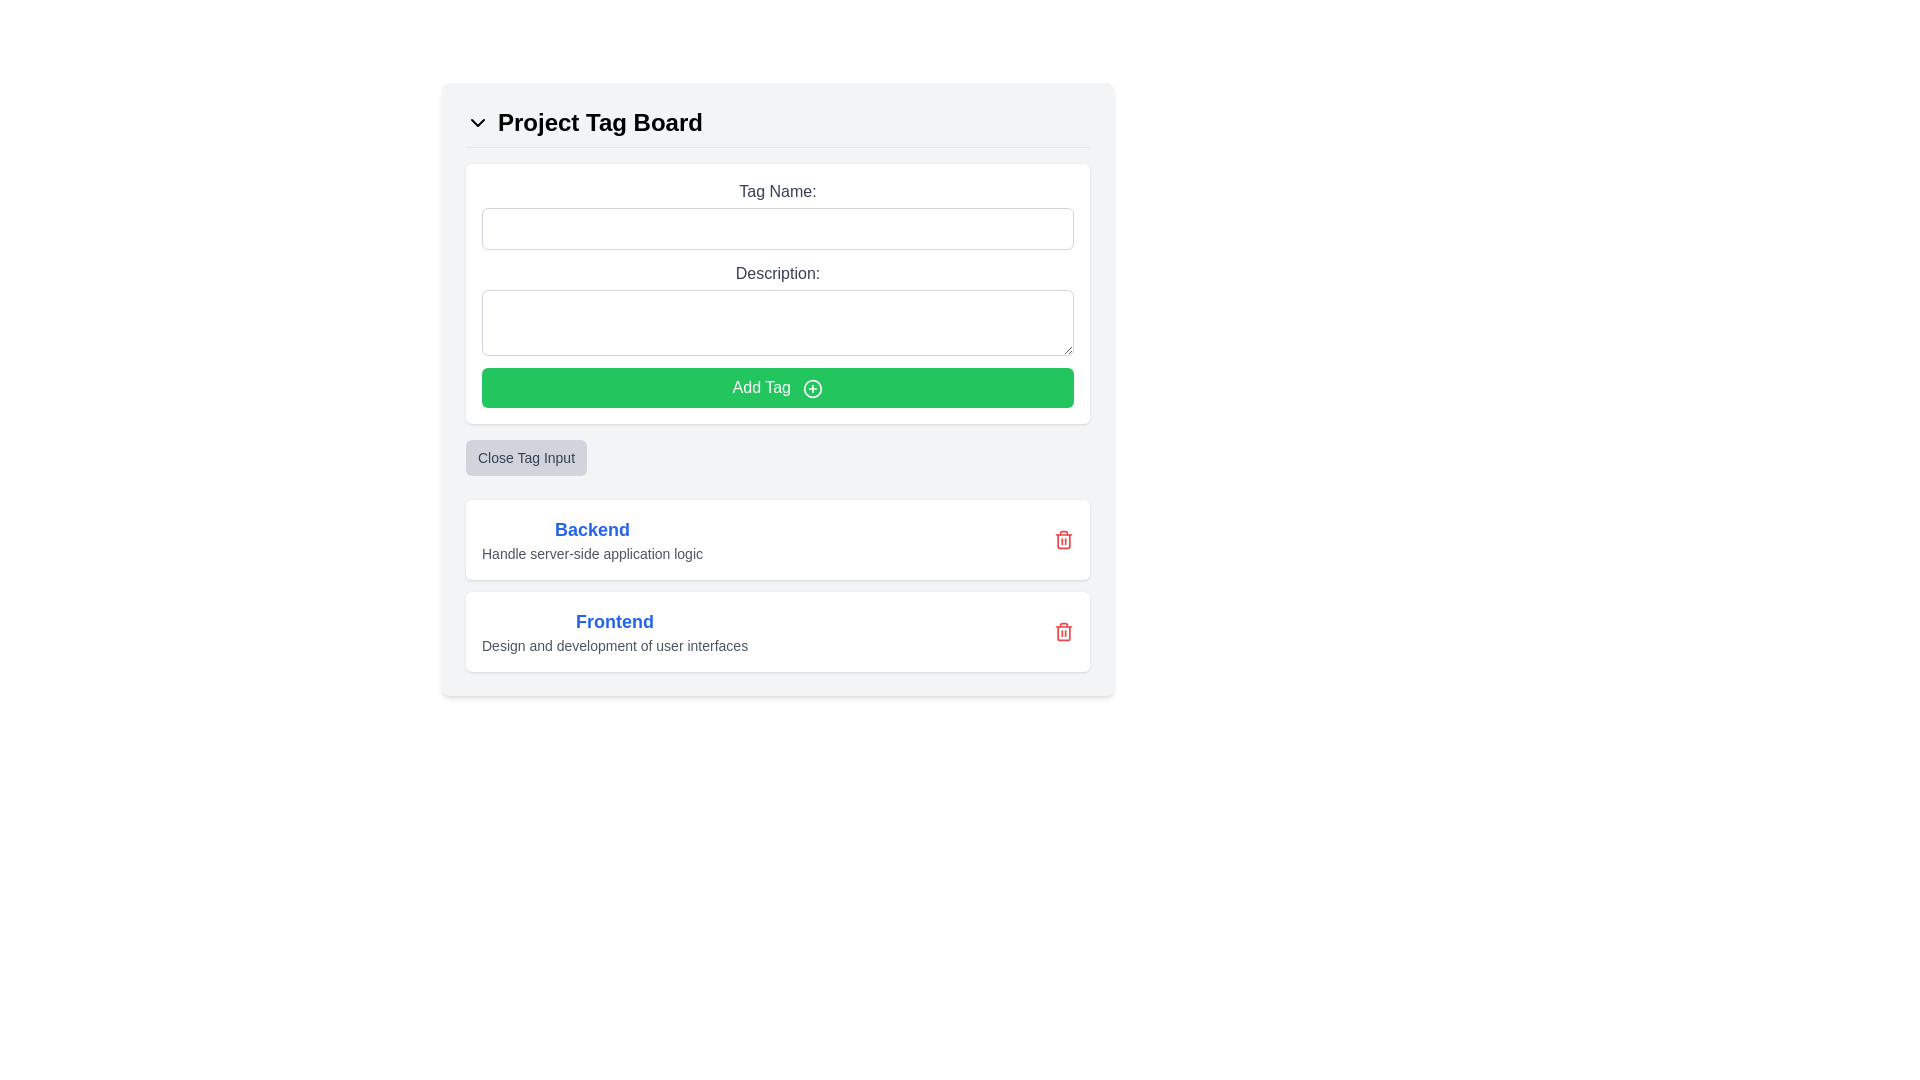 The width and height of the screenshot is (1920, 1080). What do you see at coordinates (776, 308) in the screenshot?
I see `the description input field located within the 'Project Tag Board' section, which is positioned below the 'Tag Name:' input field and above the 'Add Tag' green button to focus on it` at bounding box center [776, 308].